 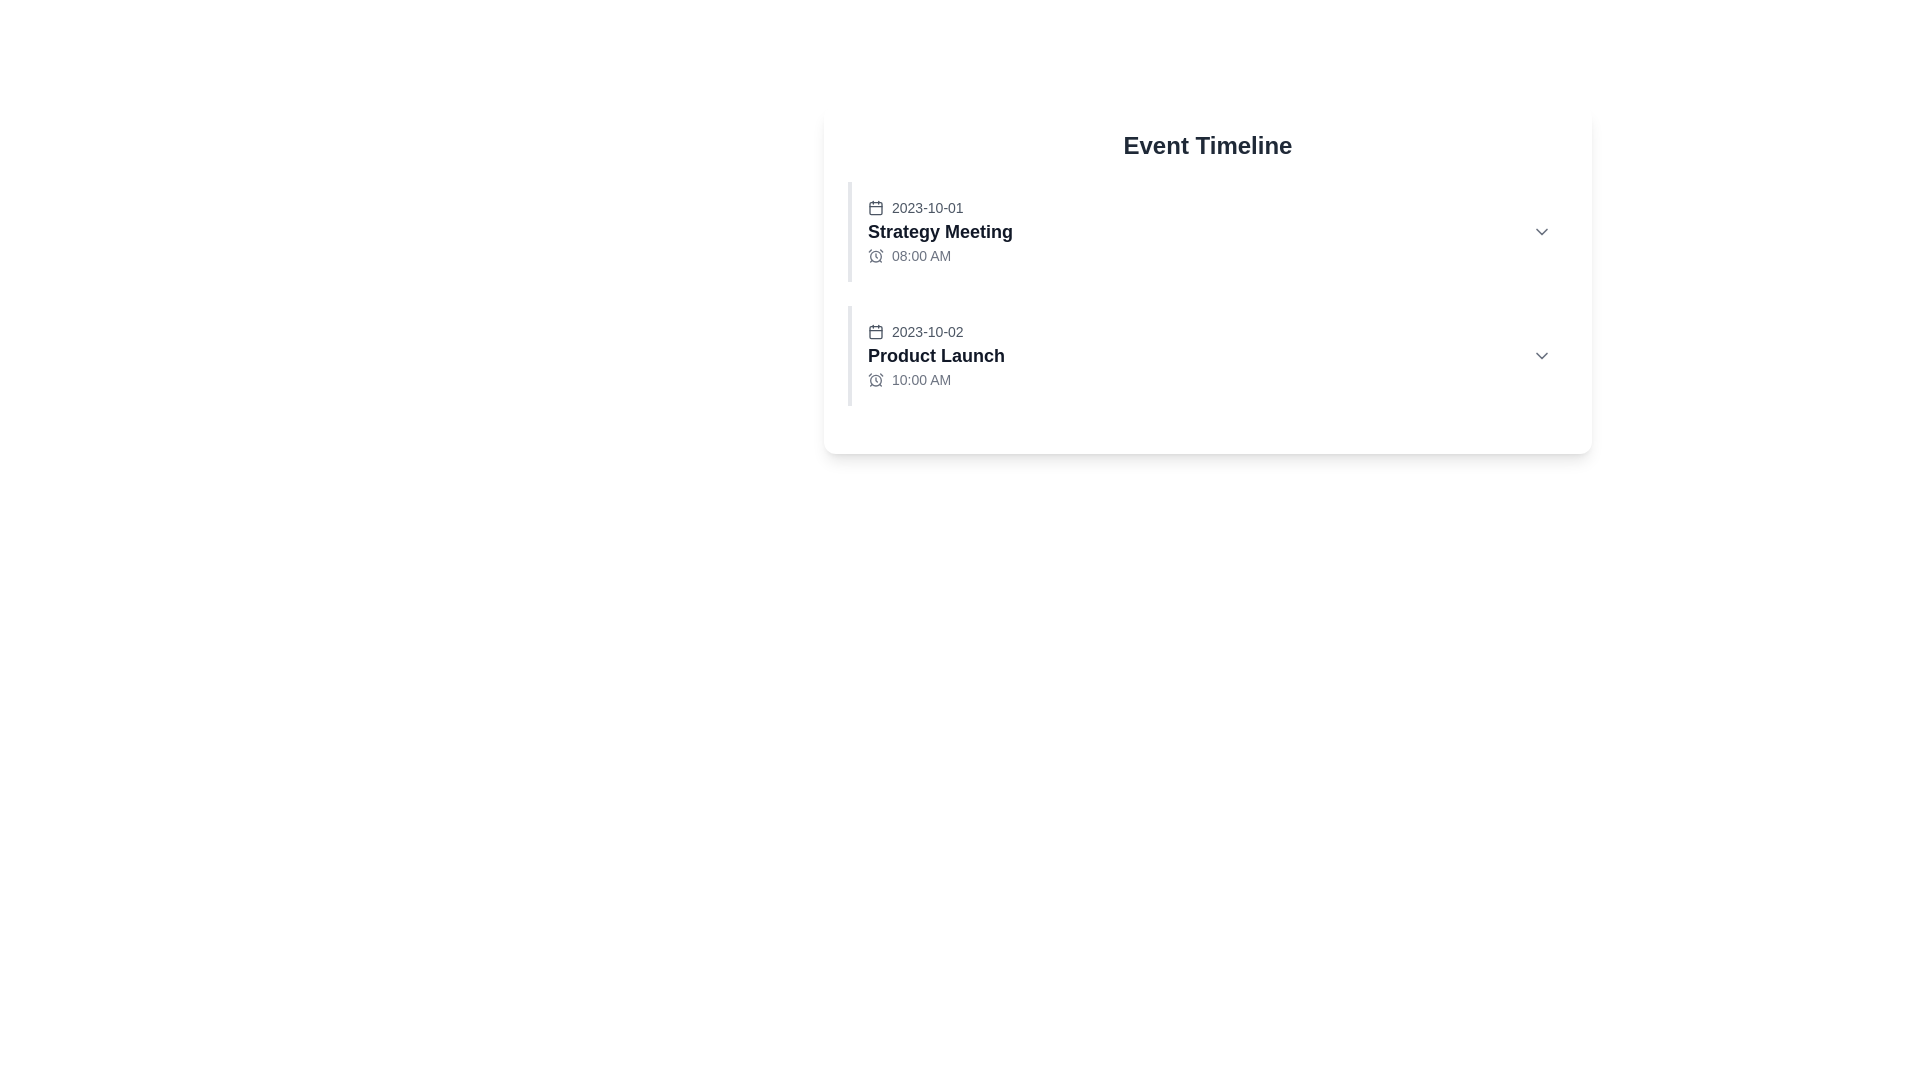 I want to click on the event entry displaying 'Product Launch' scheduled for '2023-10-02', so click(x=935, y=354).